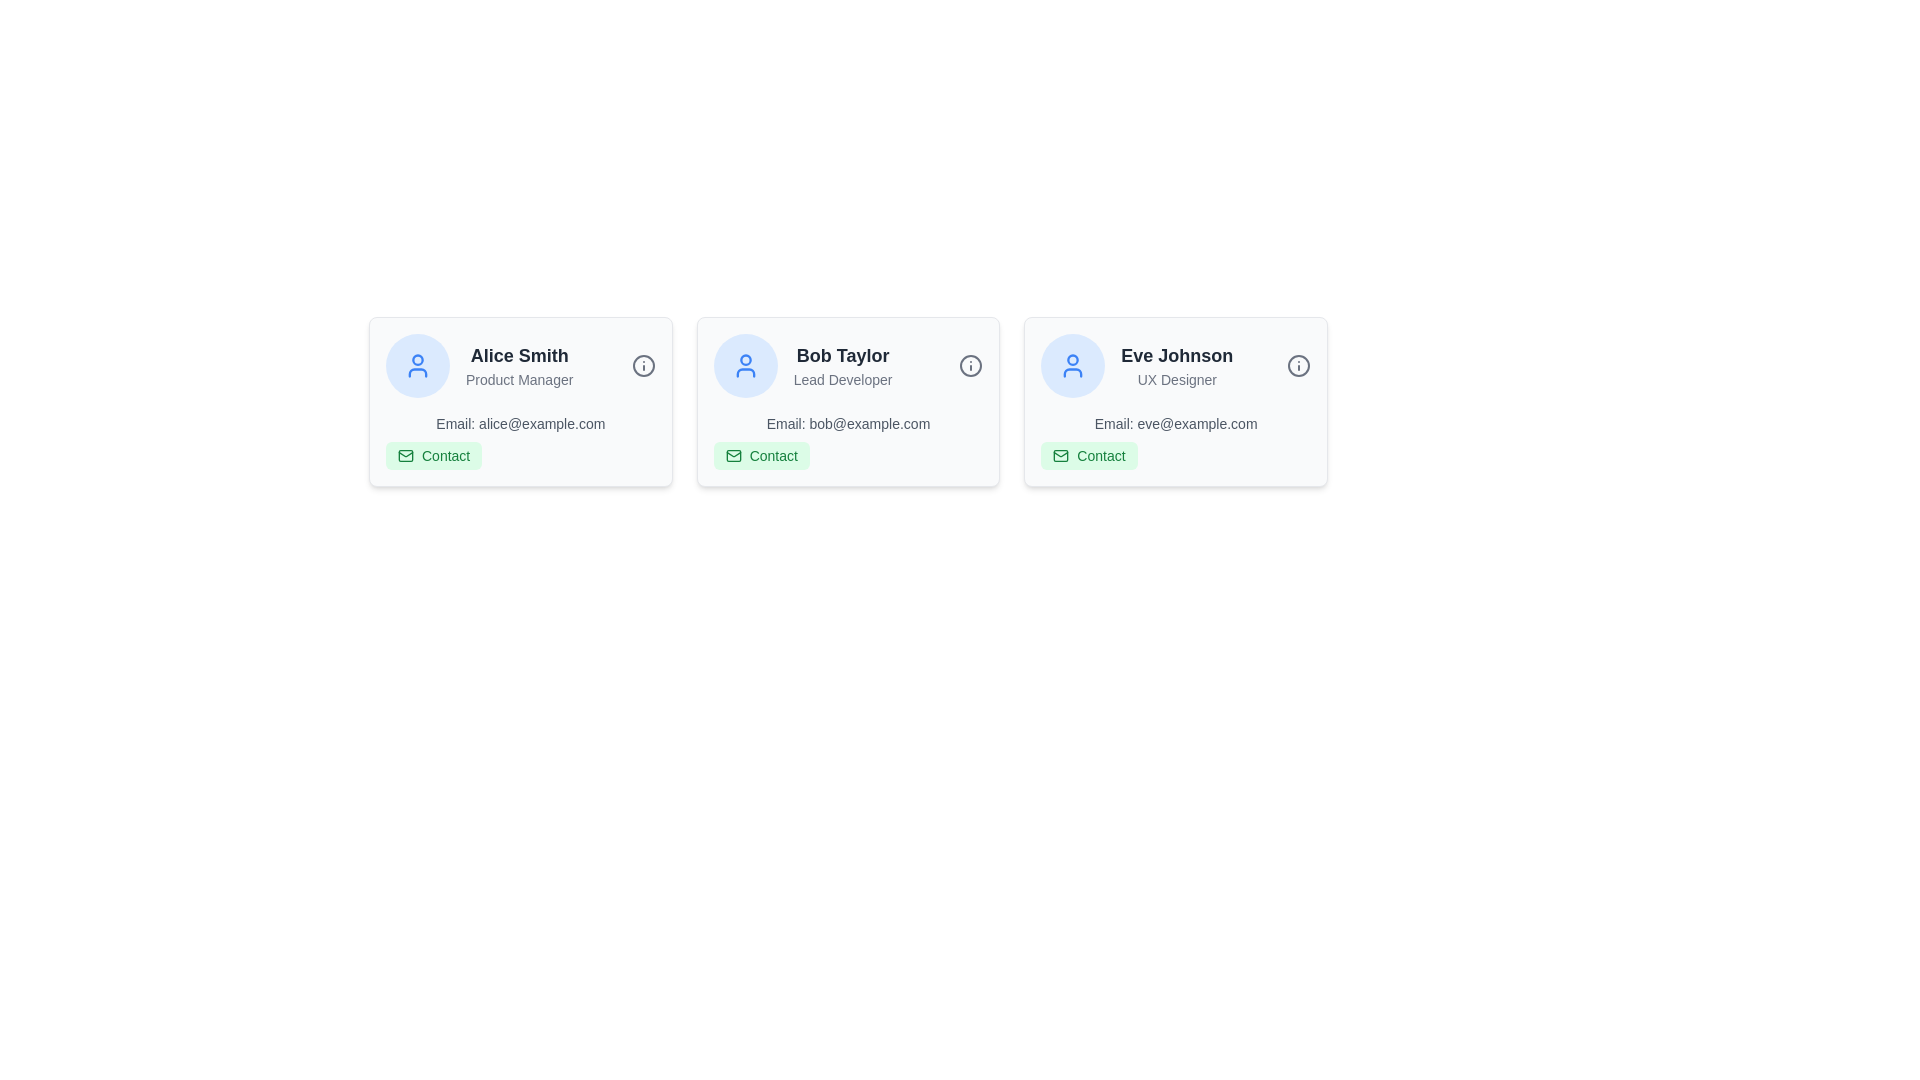 The image size is (1920, 1080). What do you see at coordinates (744, 360) in the screenshot?
I see `the circular shape representing the user's profile in the second card titled 'Bob Taylor'` at bounding box center [744, 360].